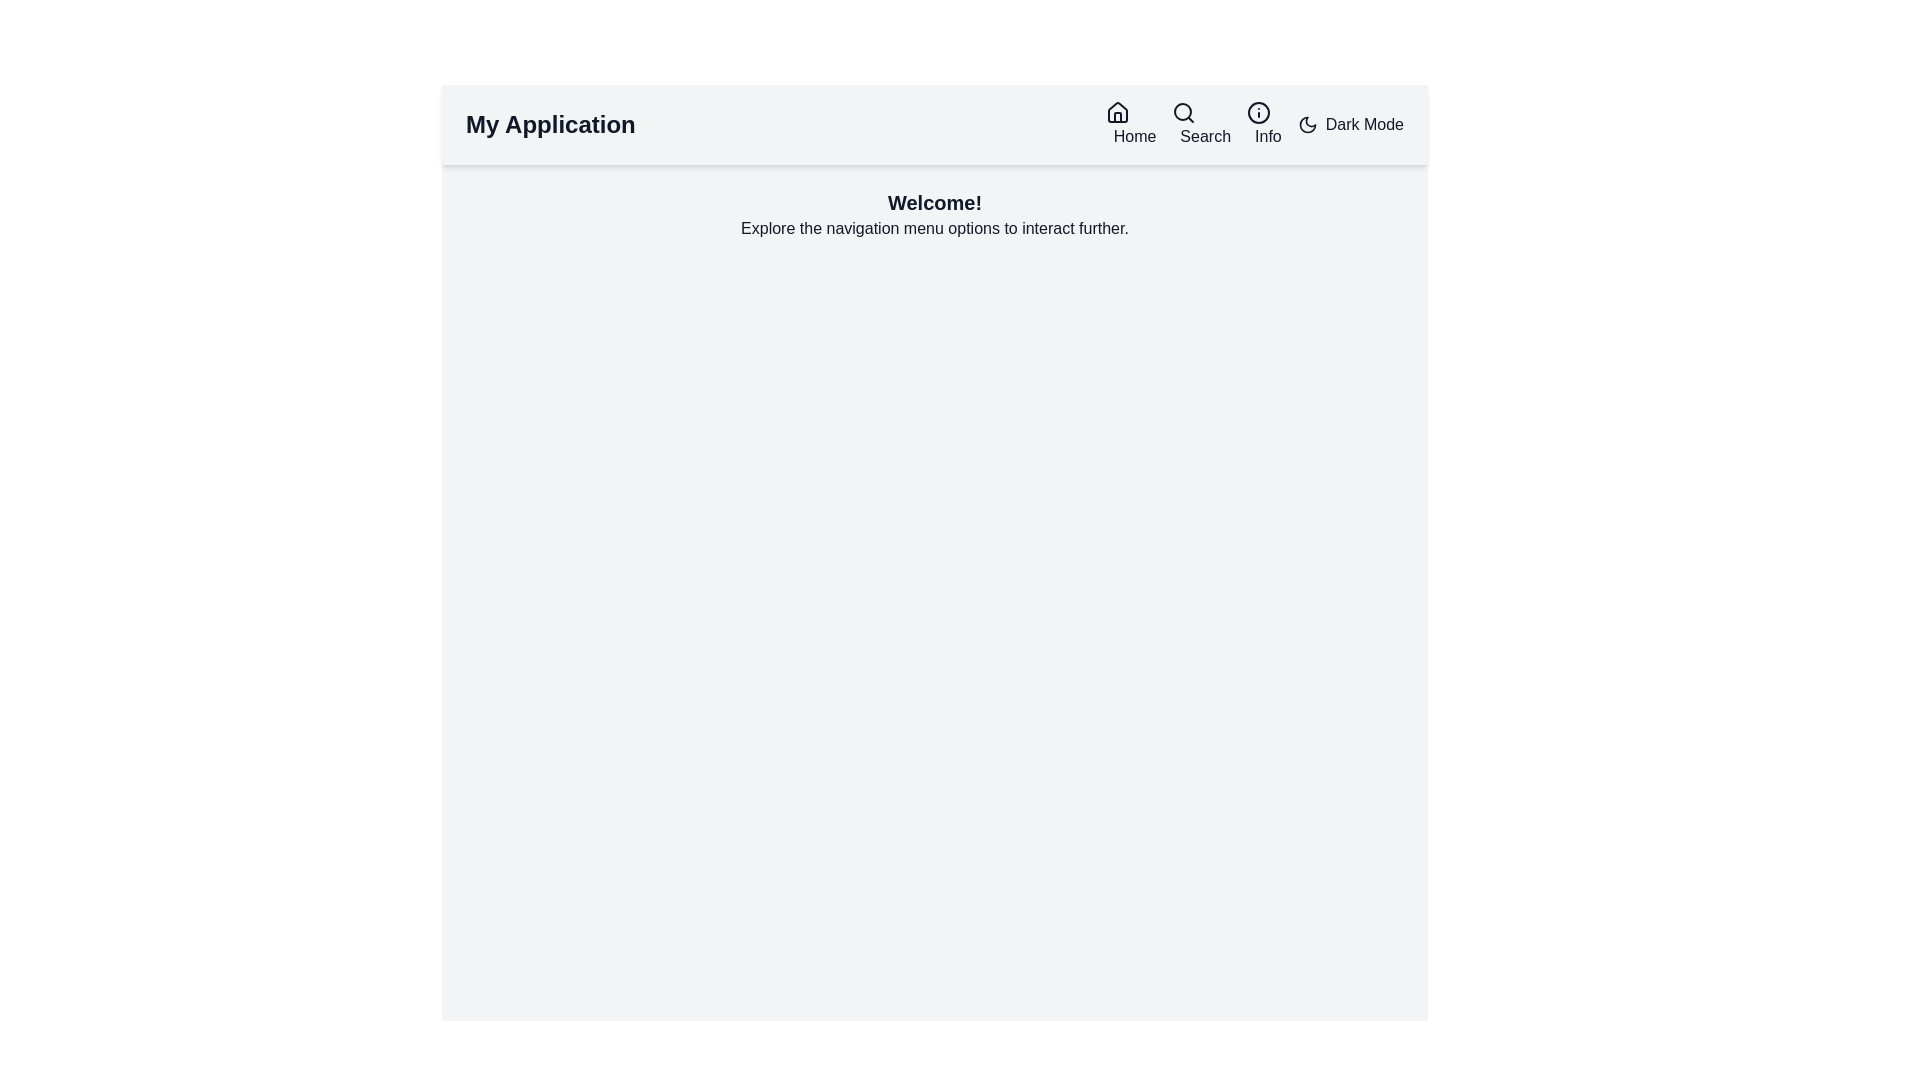 Image resolution: width=1920 pixels, height=1080 pixels. I want to click on the Text Label that serves as a title or branding label for the application located at the leftmost position within the navigation bar at the top of the page, so click(550, 124).